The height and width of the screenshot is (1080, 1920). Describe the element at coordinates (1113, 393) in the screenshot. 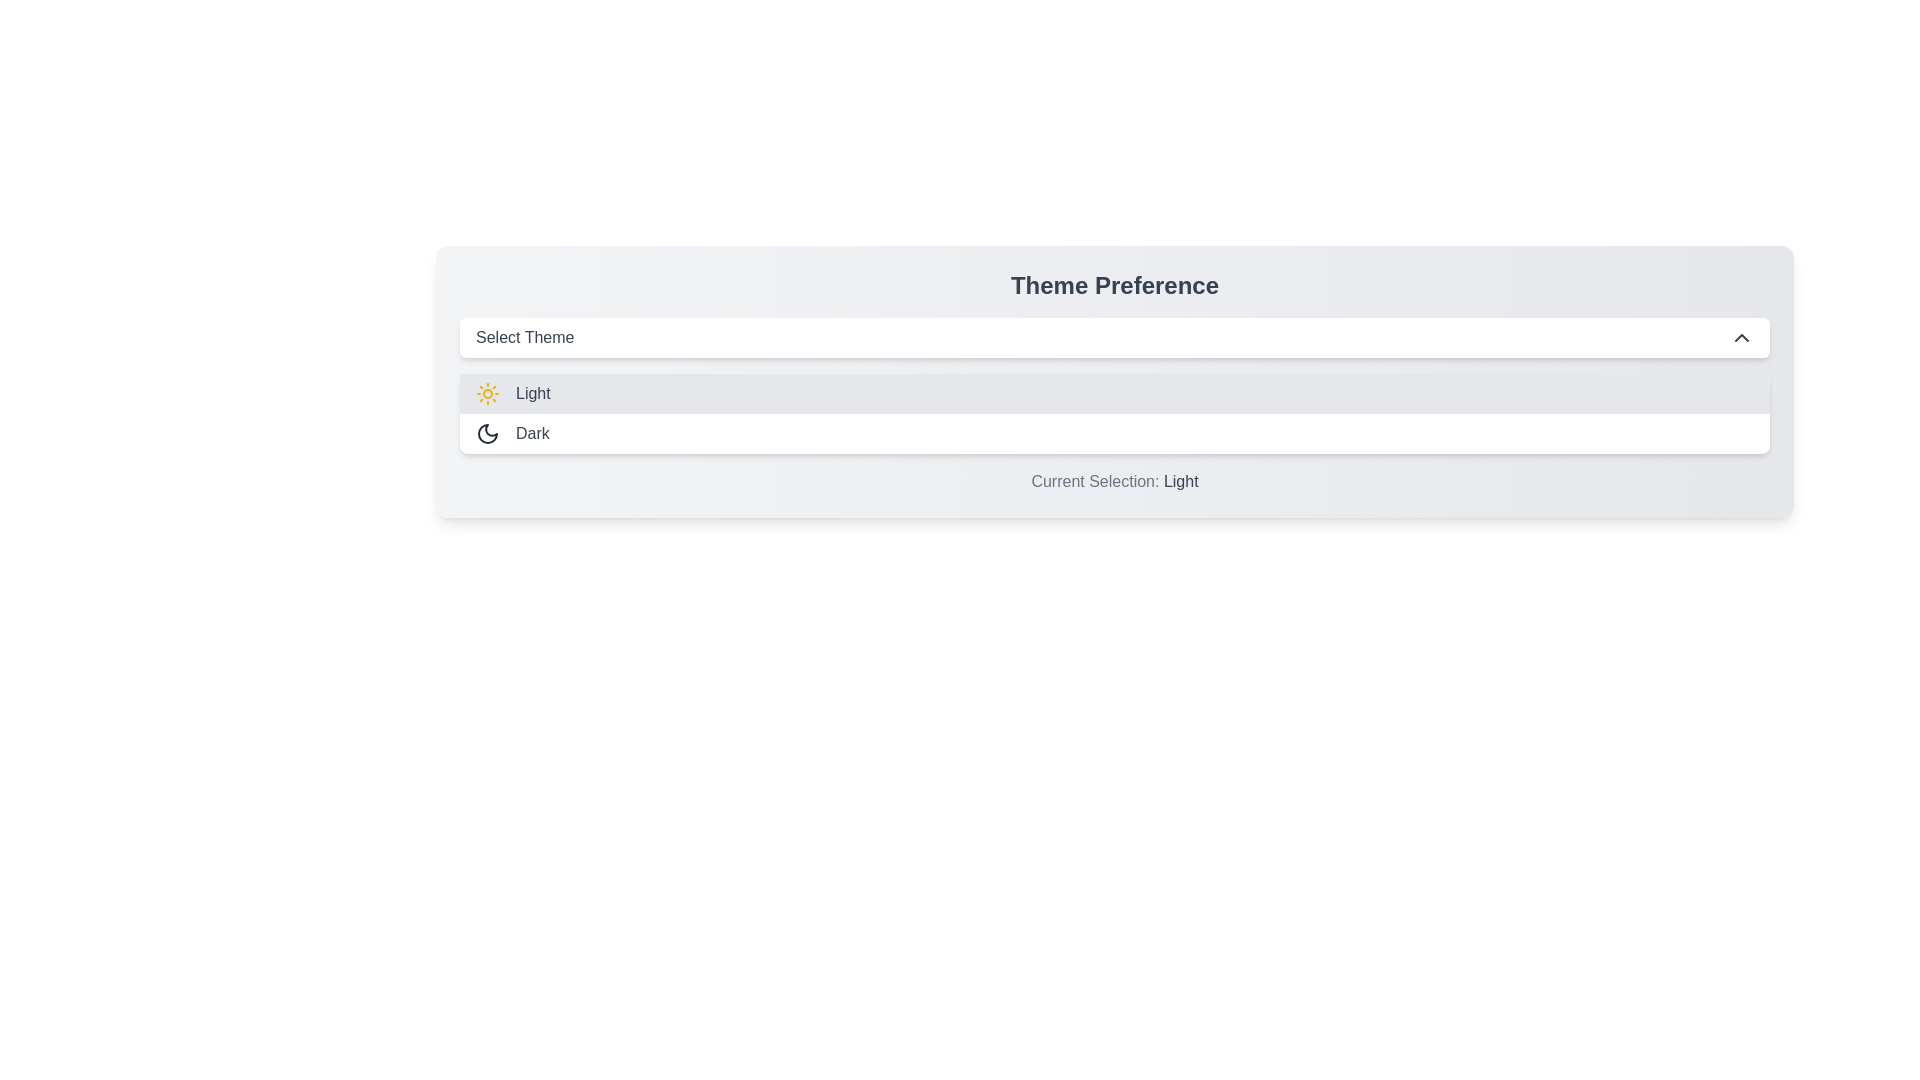

I see `the 'Light' theme button to select it` at that location.